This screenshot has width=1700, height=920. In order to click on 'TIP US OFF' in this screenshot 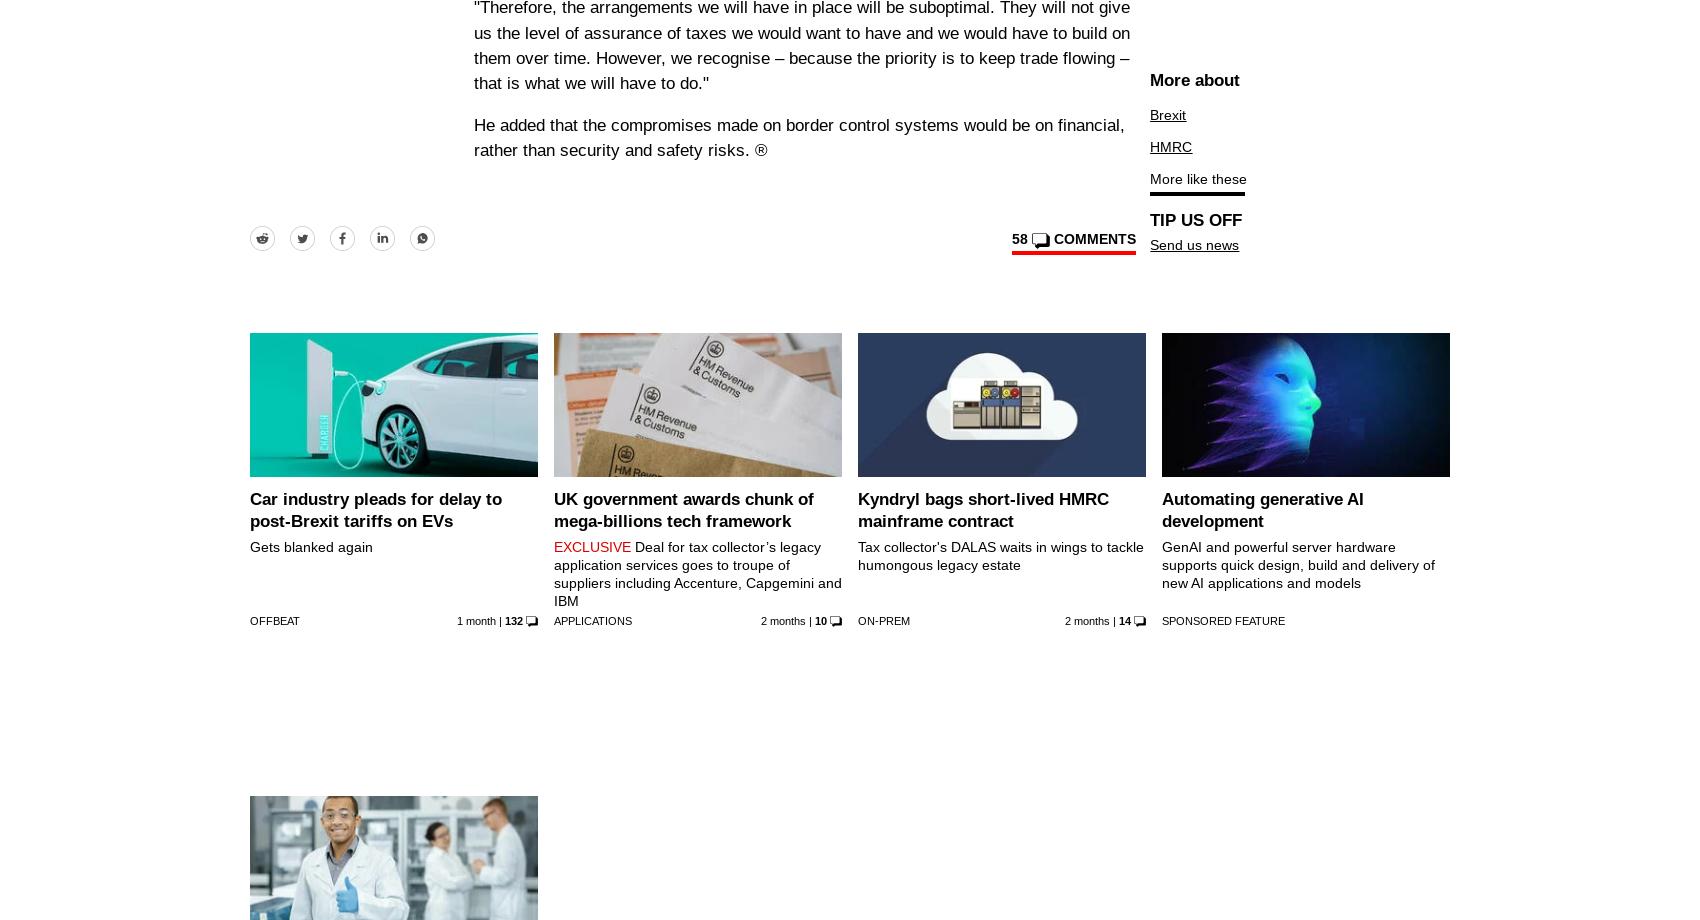, I will do `click(1194, 218)`.